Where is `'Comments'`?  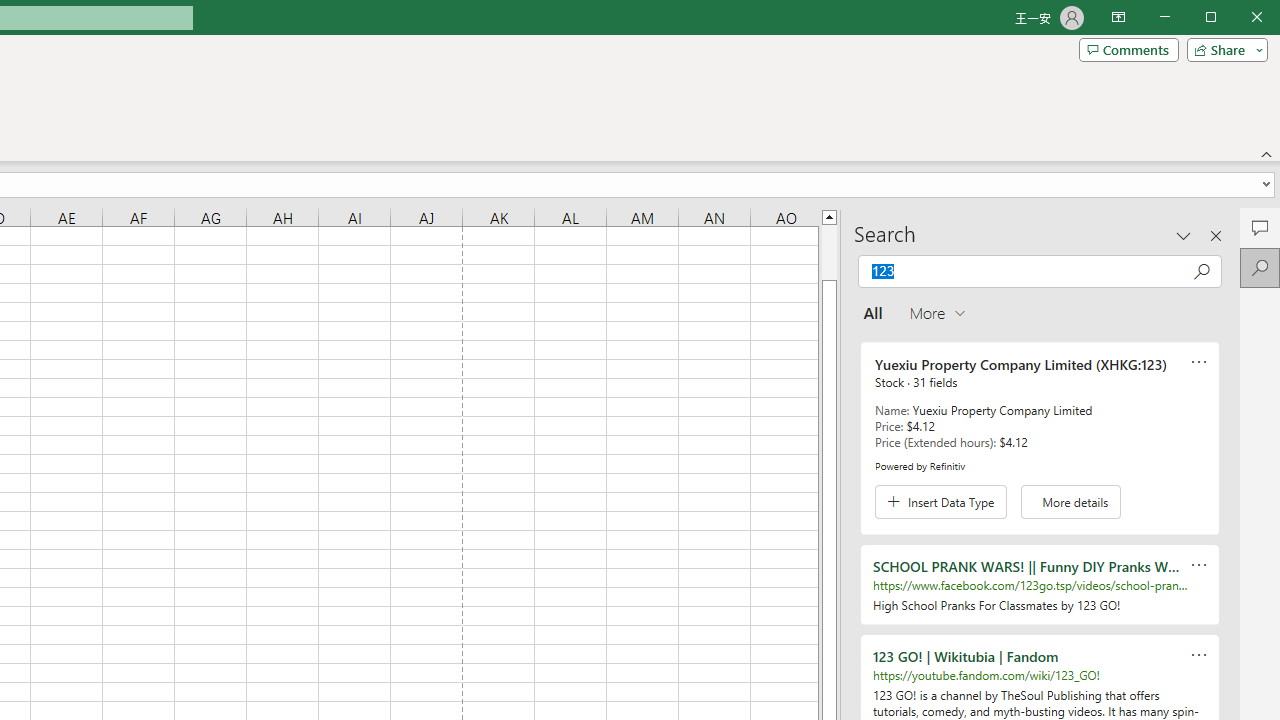 'Comments' is located at coordinates (1128, 49).